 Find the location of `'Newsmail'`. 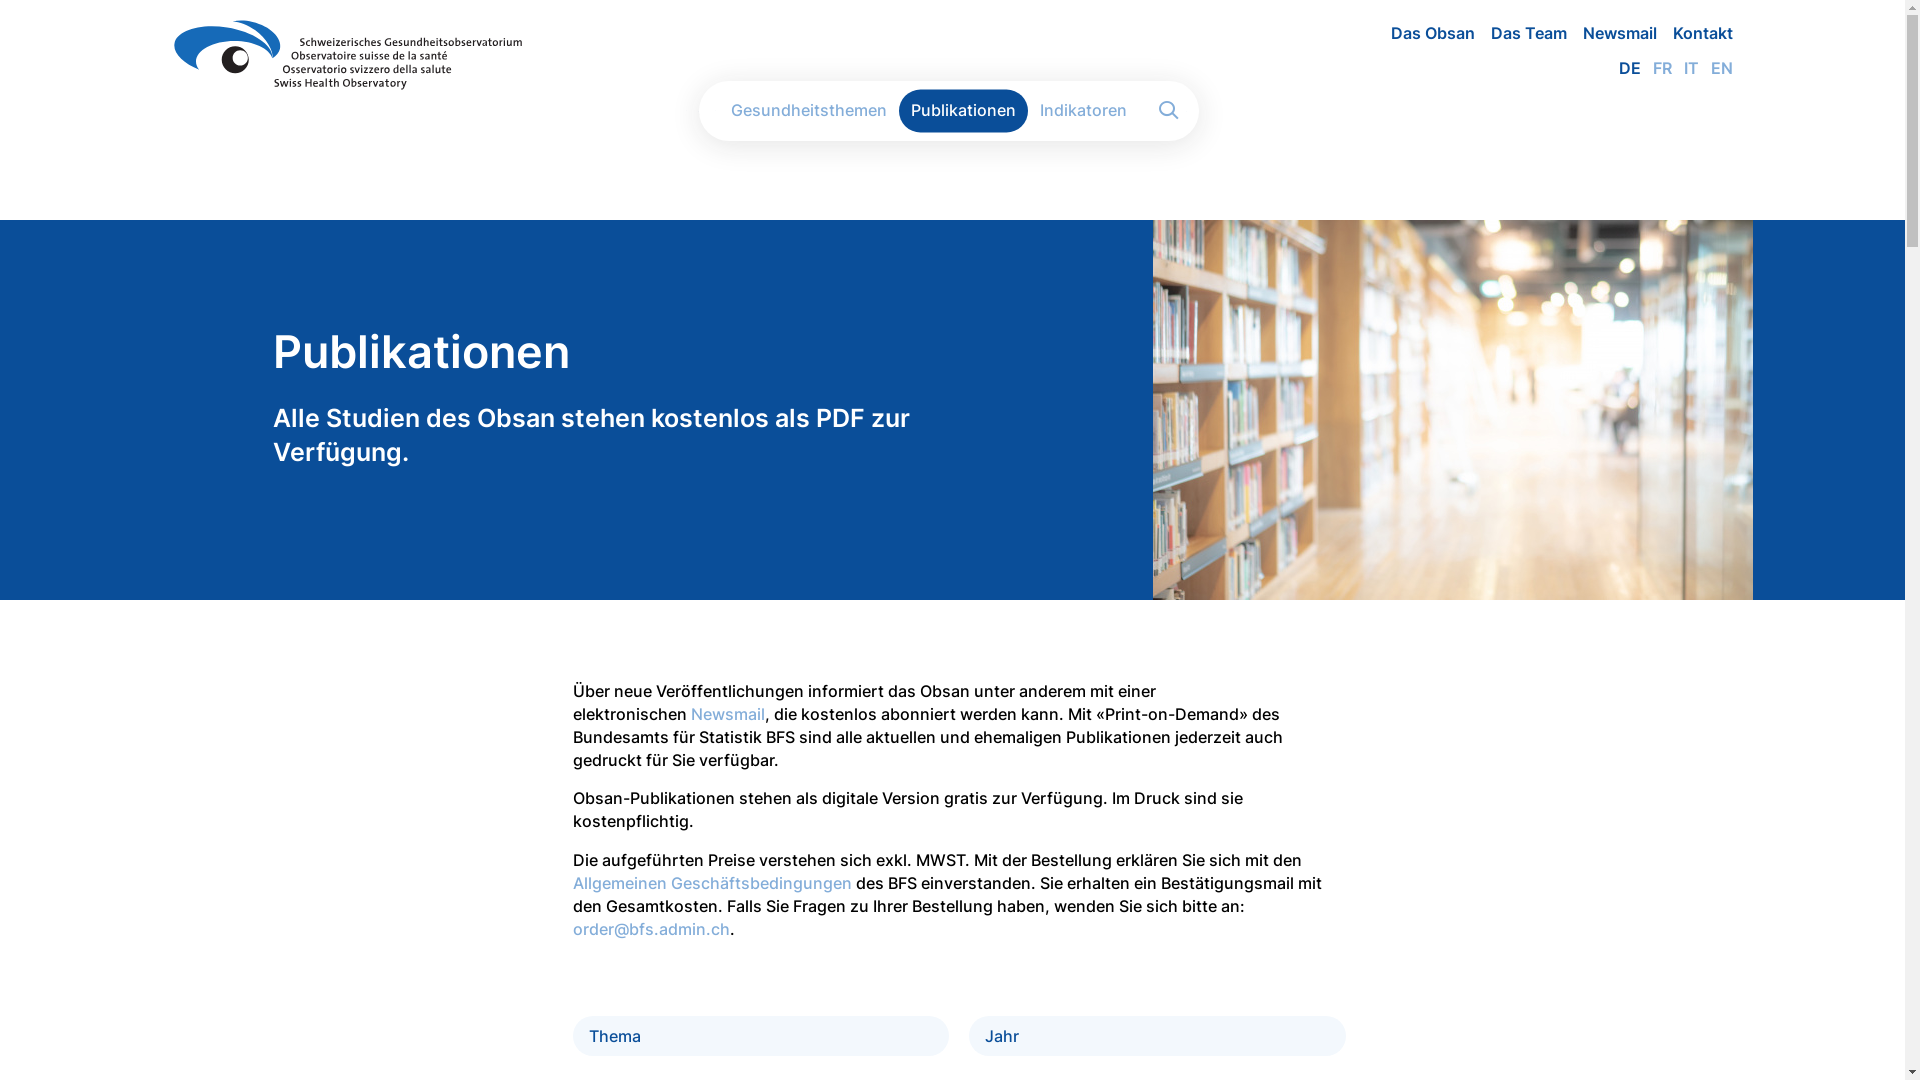

'Newsmail' is located at coordinates (1611, 33).